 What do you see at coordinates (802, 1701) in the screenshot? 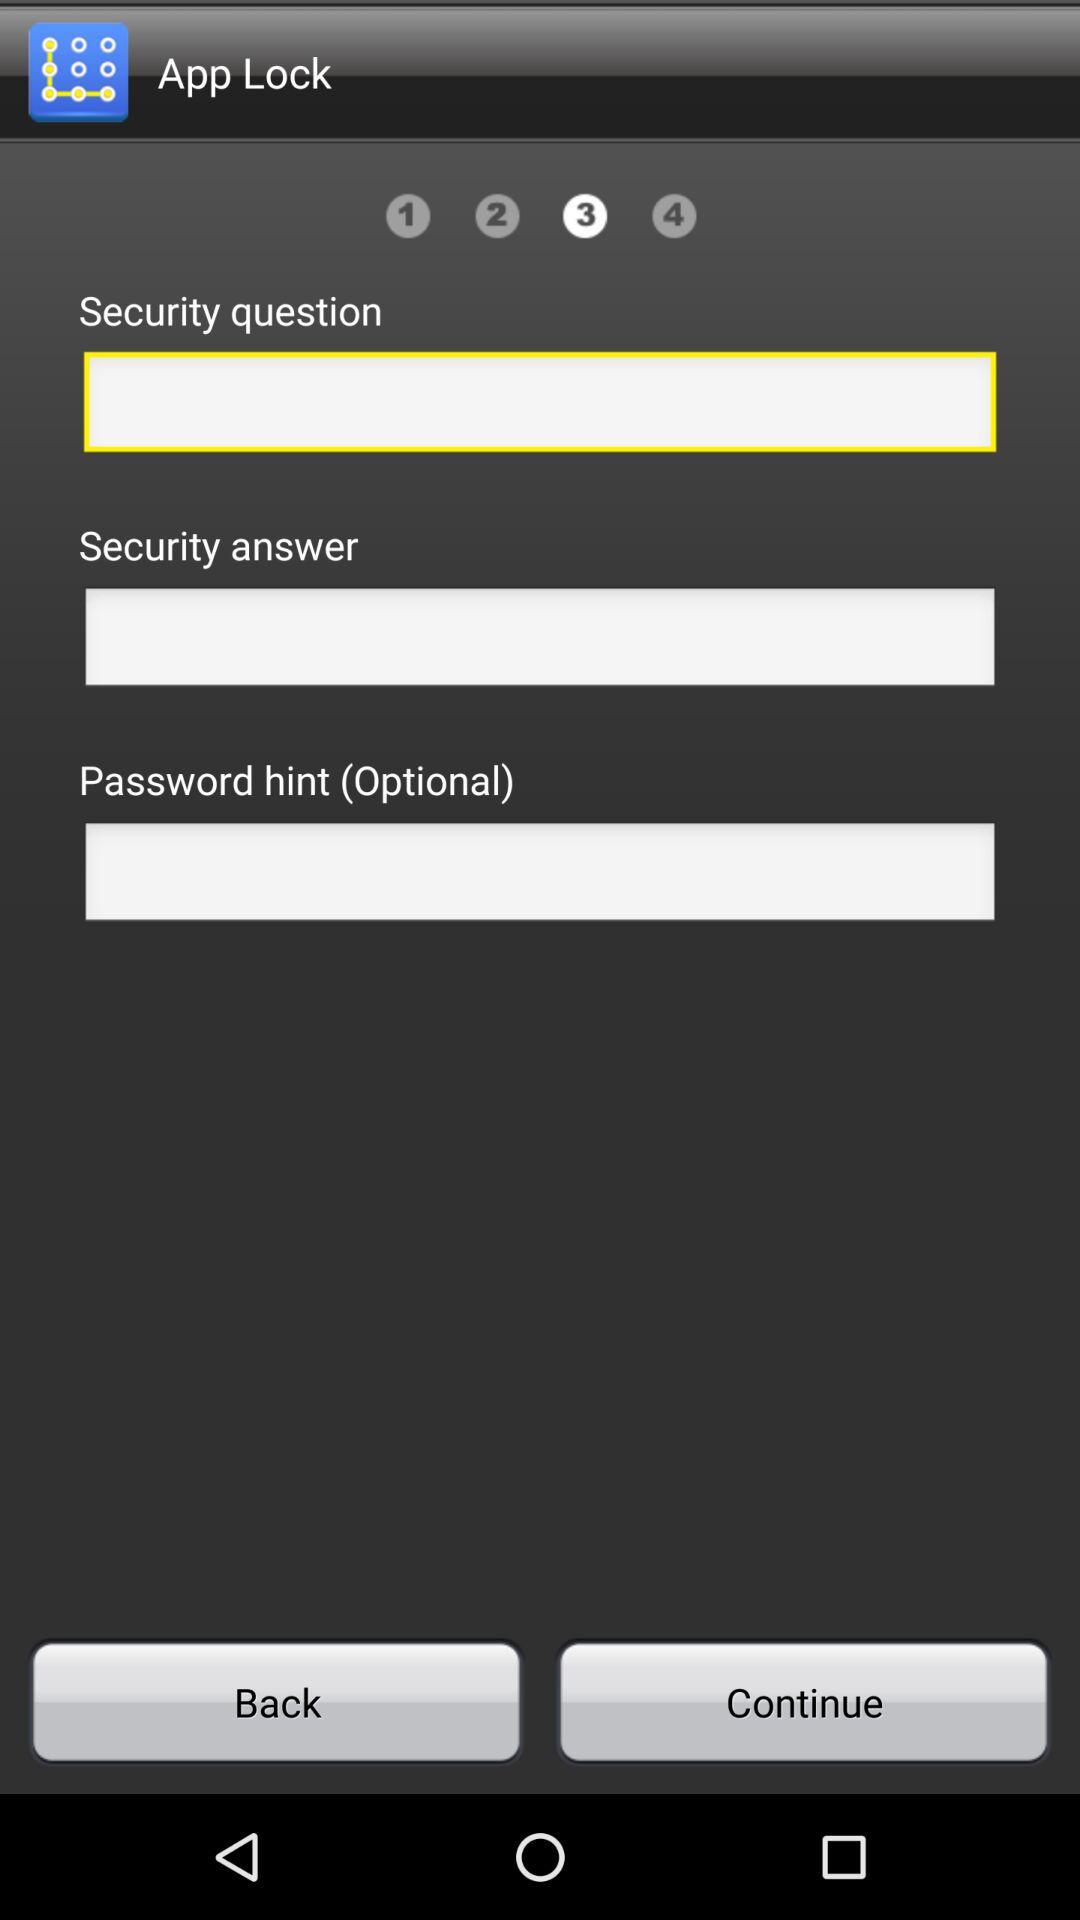
I see `icon to the right of back item` at bounding box center [802, 1701].